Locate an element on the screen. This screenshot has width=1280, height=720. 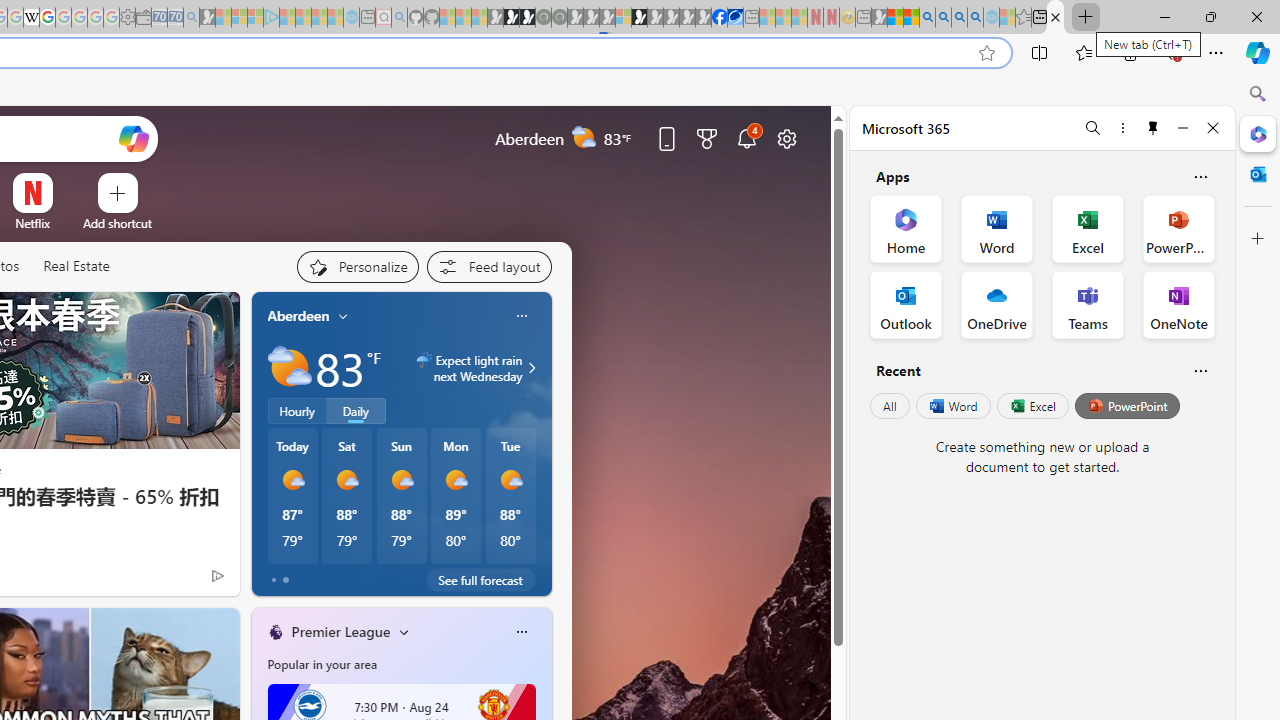
'See full forecast' is located at coordinates (480, 579).